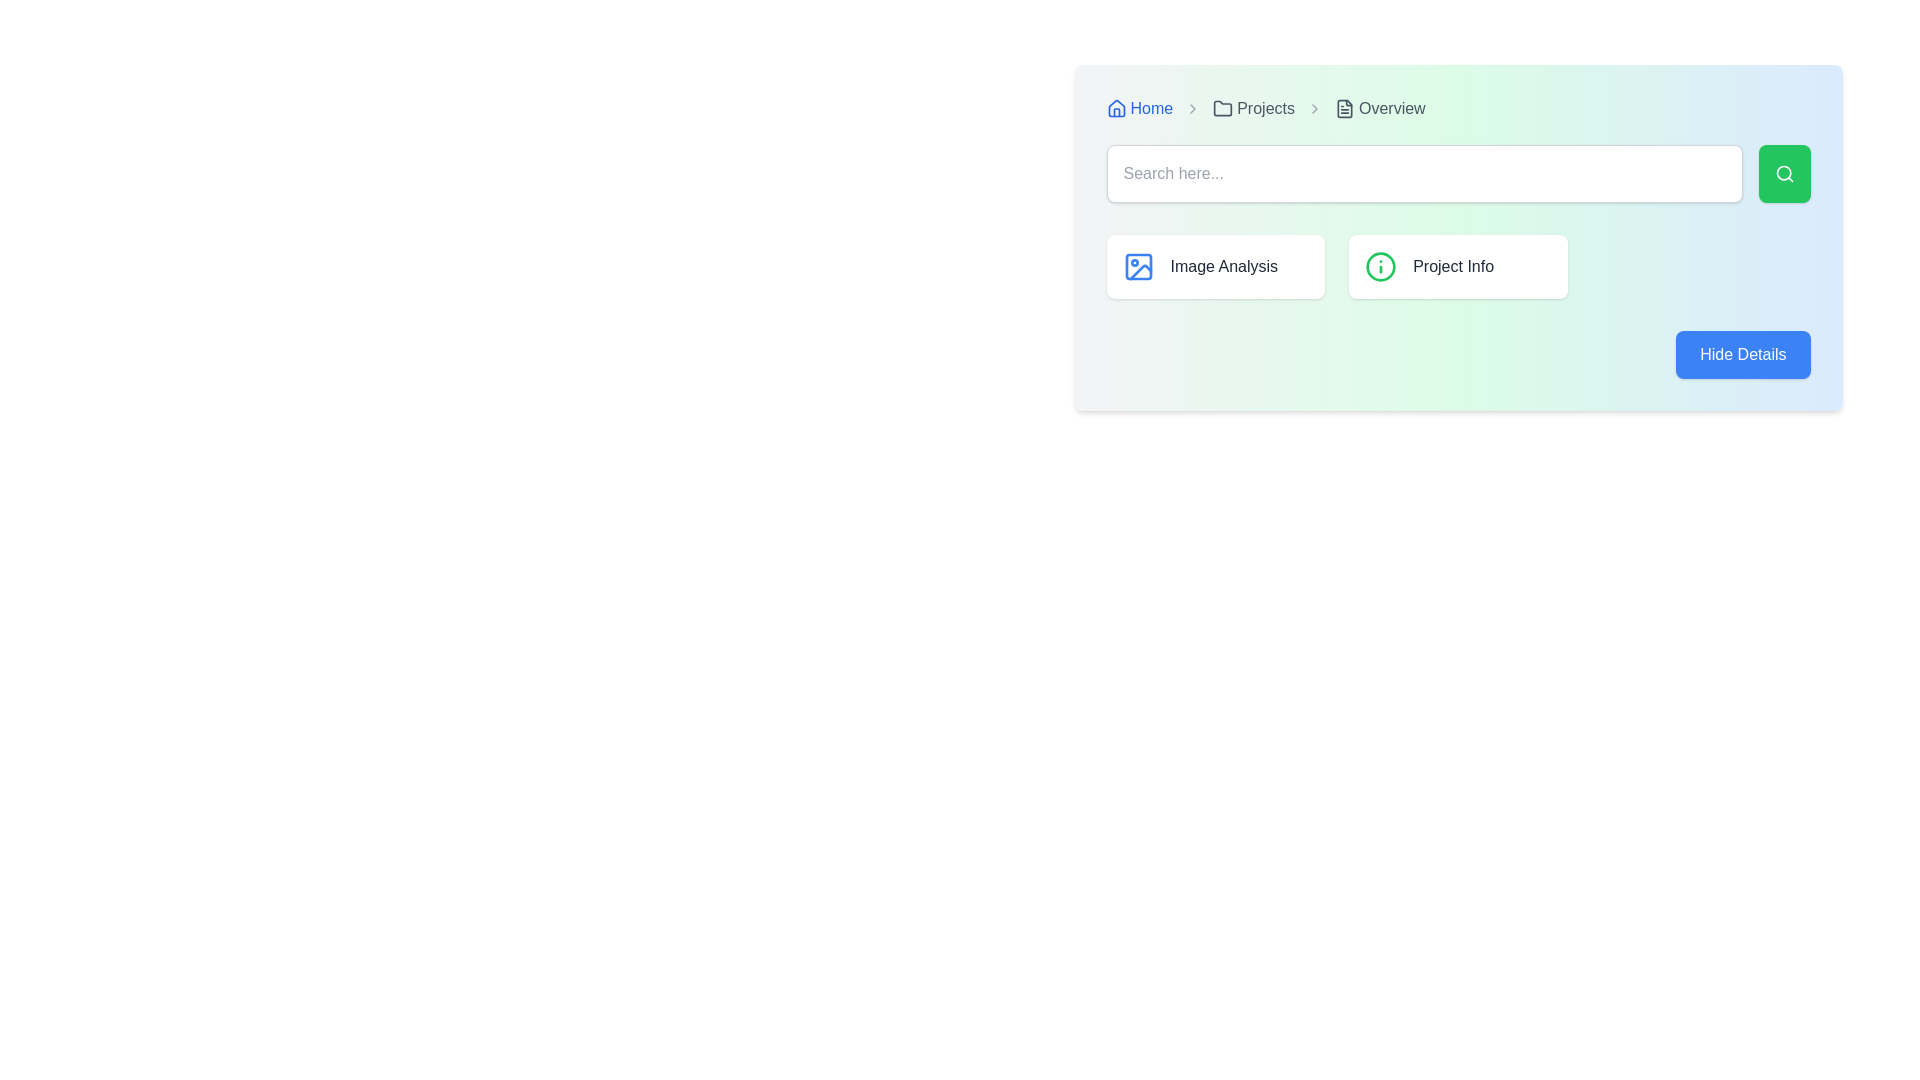  I want to click on the 'Home' hyperlink in the breadcrumb navigation, so click(1139, 108).